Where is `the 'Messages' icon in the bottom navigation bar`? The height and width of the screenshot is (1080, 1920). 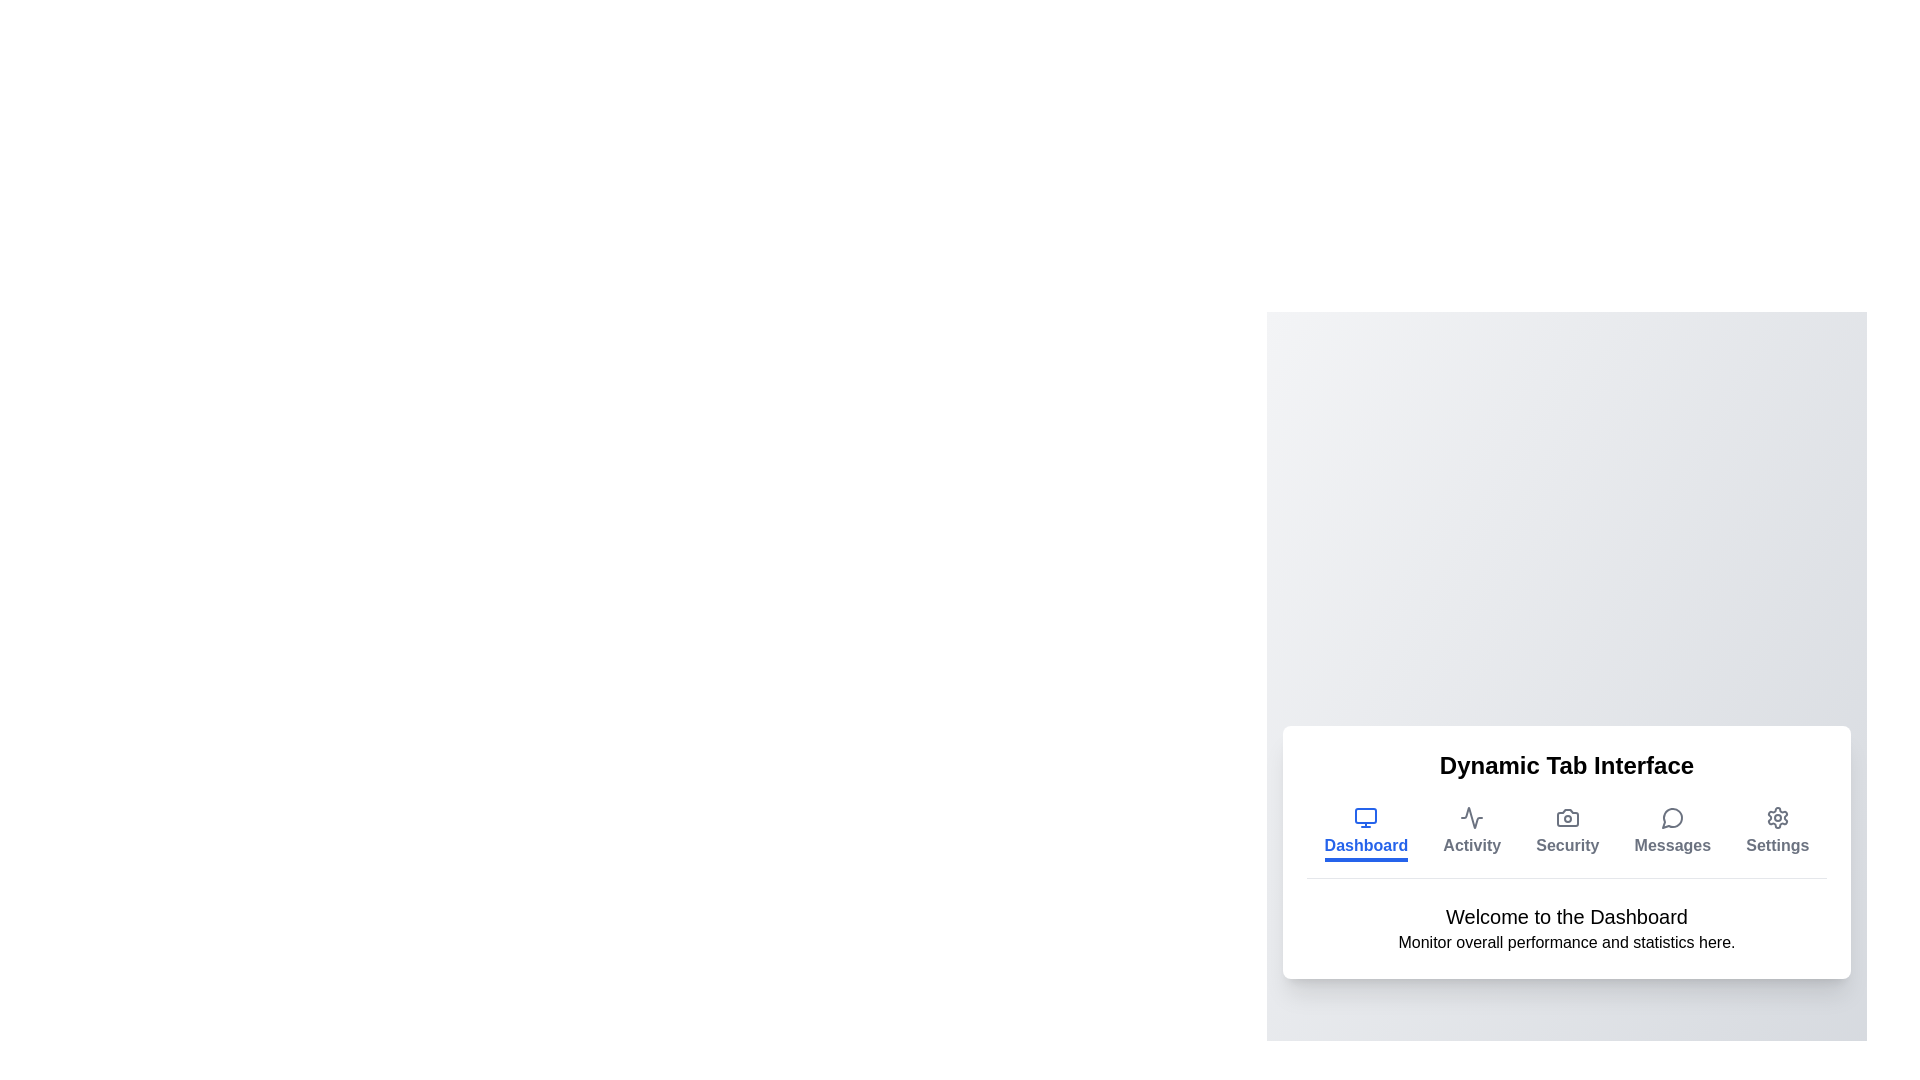 the 'Messages' icon in the bottom navigation bar is located at coordinates (1672, 817).